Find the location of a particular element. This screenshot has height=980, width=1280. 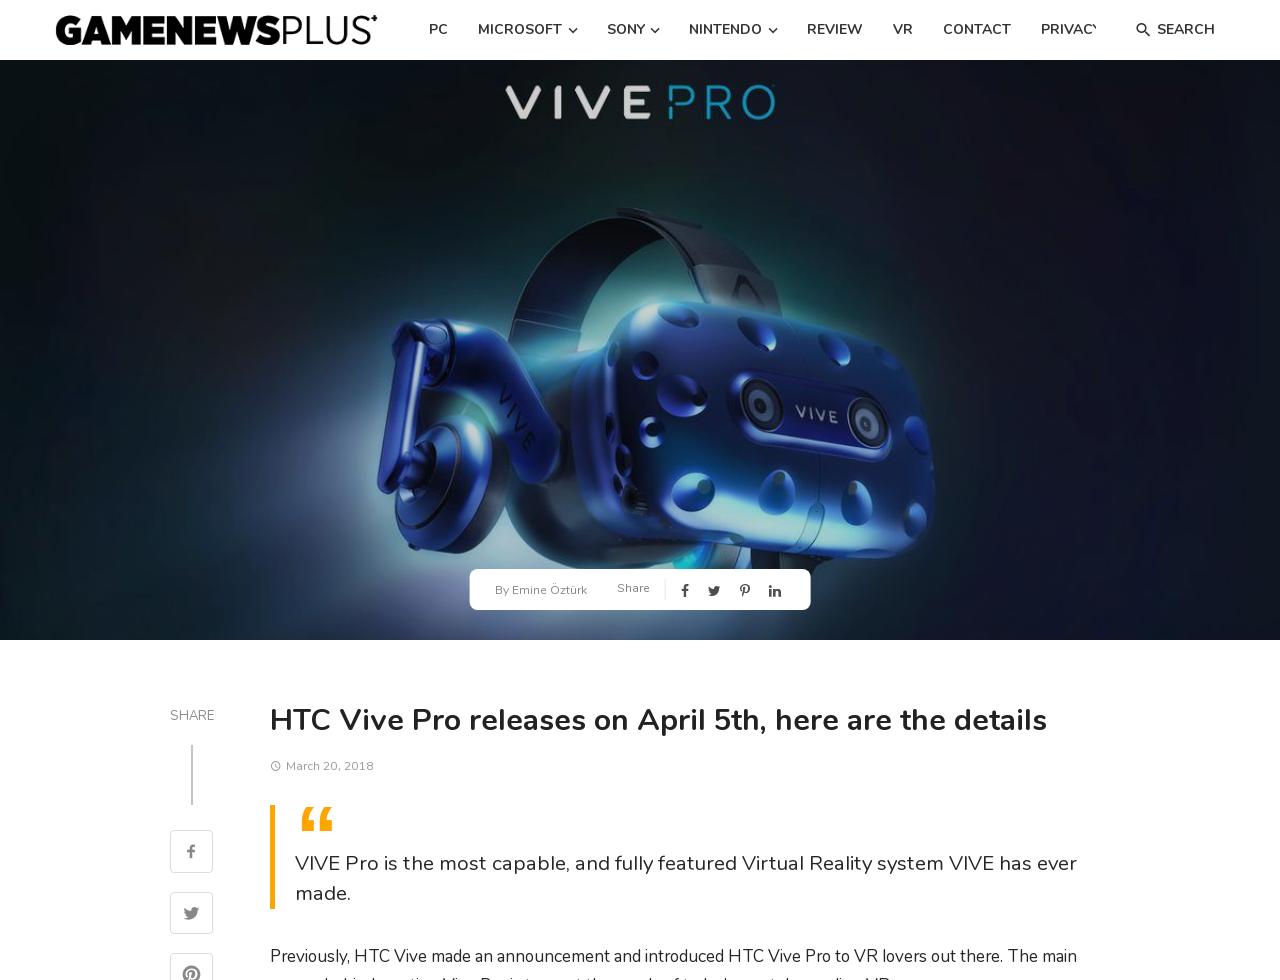

'PC' is located at coordinates (437, 29).